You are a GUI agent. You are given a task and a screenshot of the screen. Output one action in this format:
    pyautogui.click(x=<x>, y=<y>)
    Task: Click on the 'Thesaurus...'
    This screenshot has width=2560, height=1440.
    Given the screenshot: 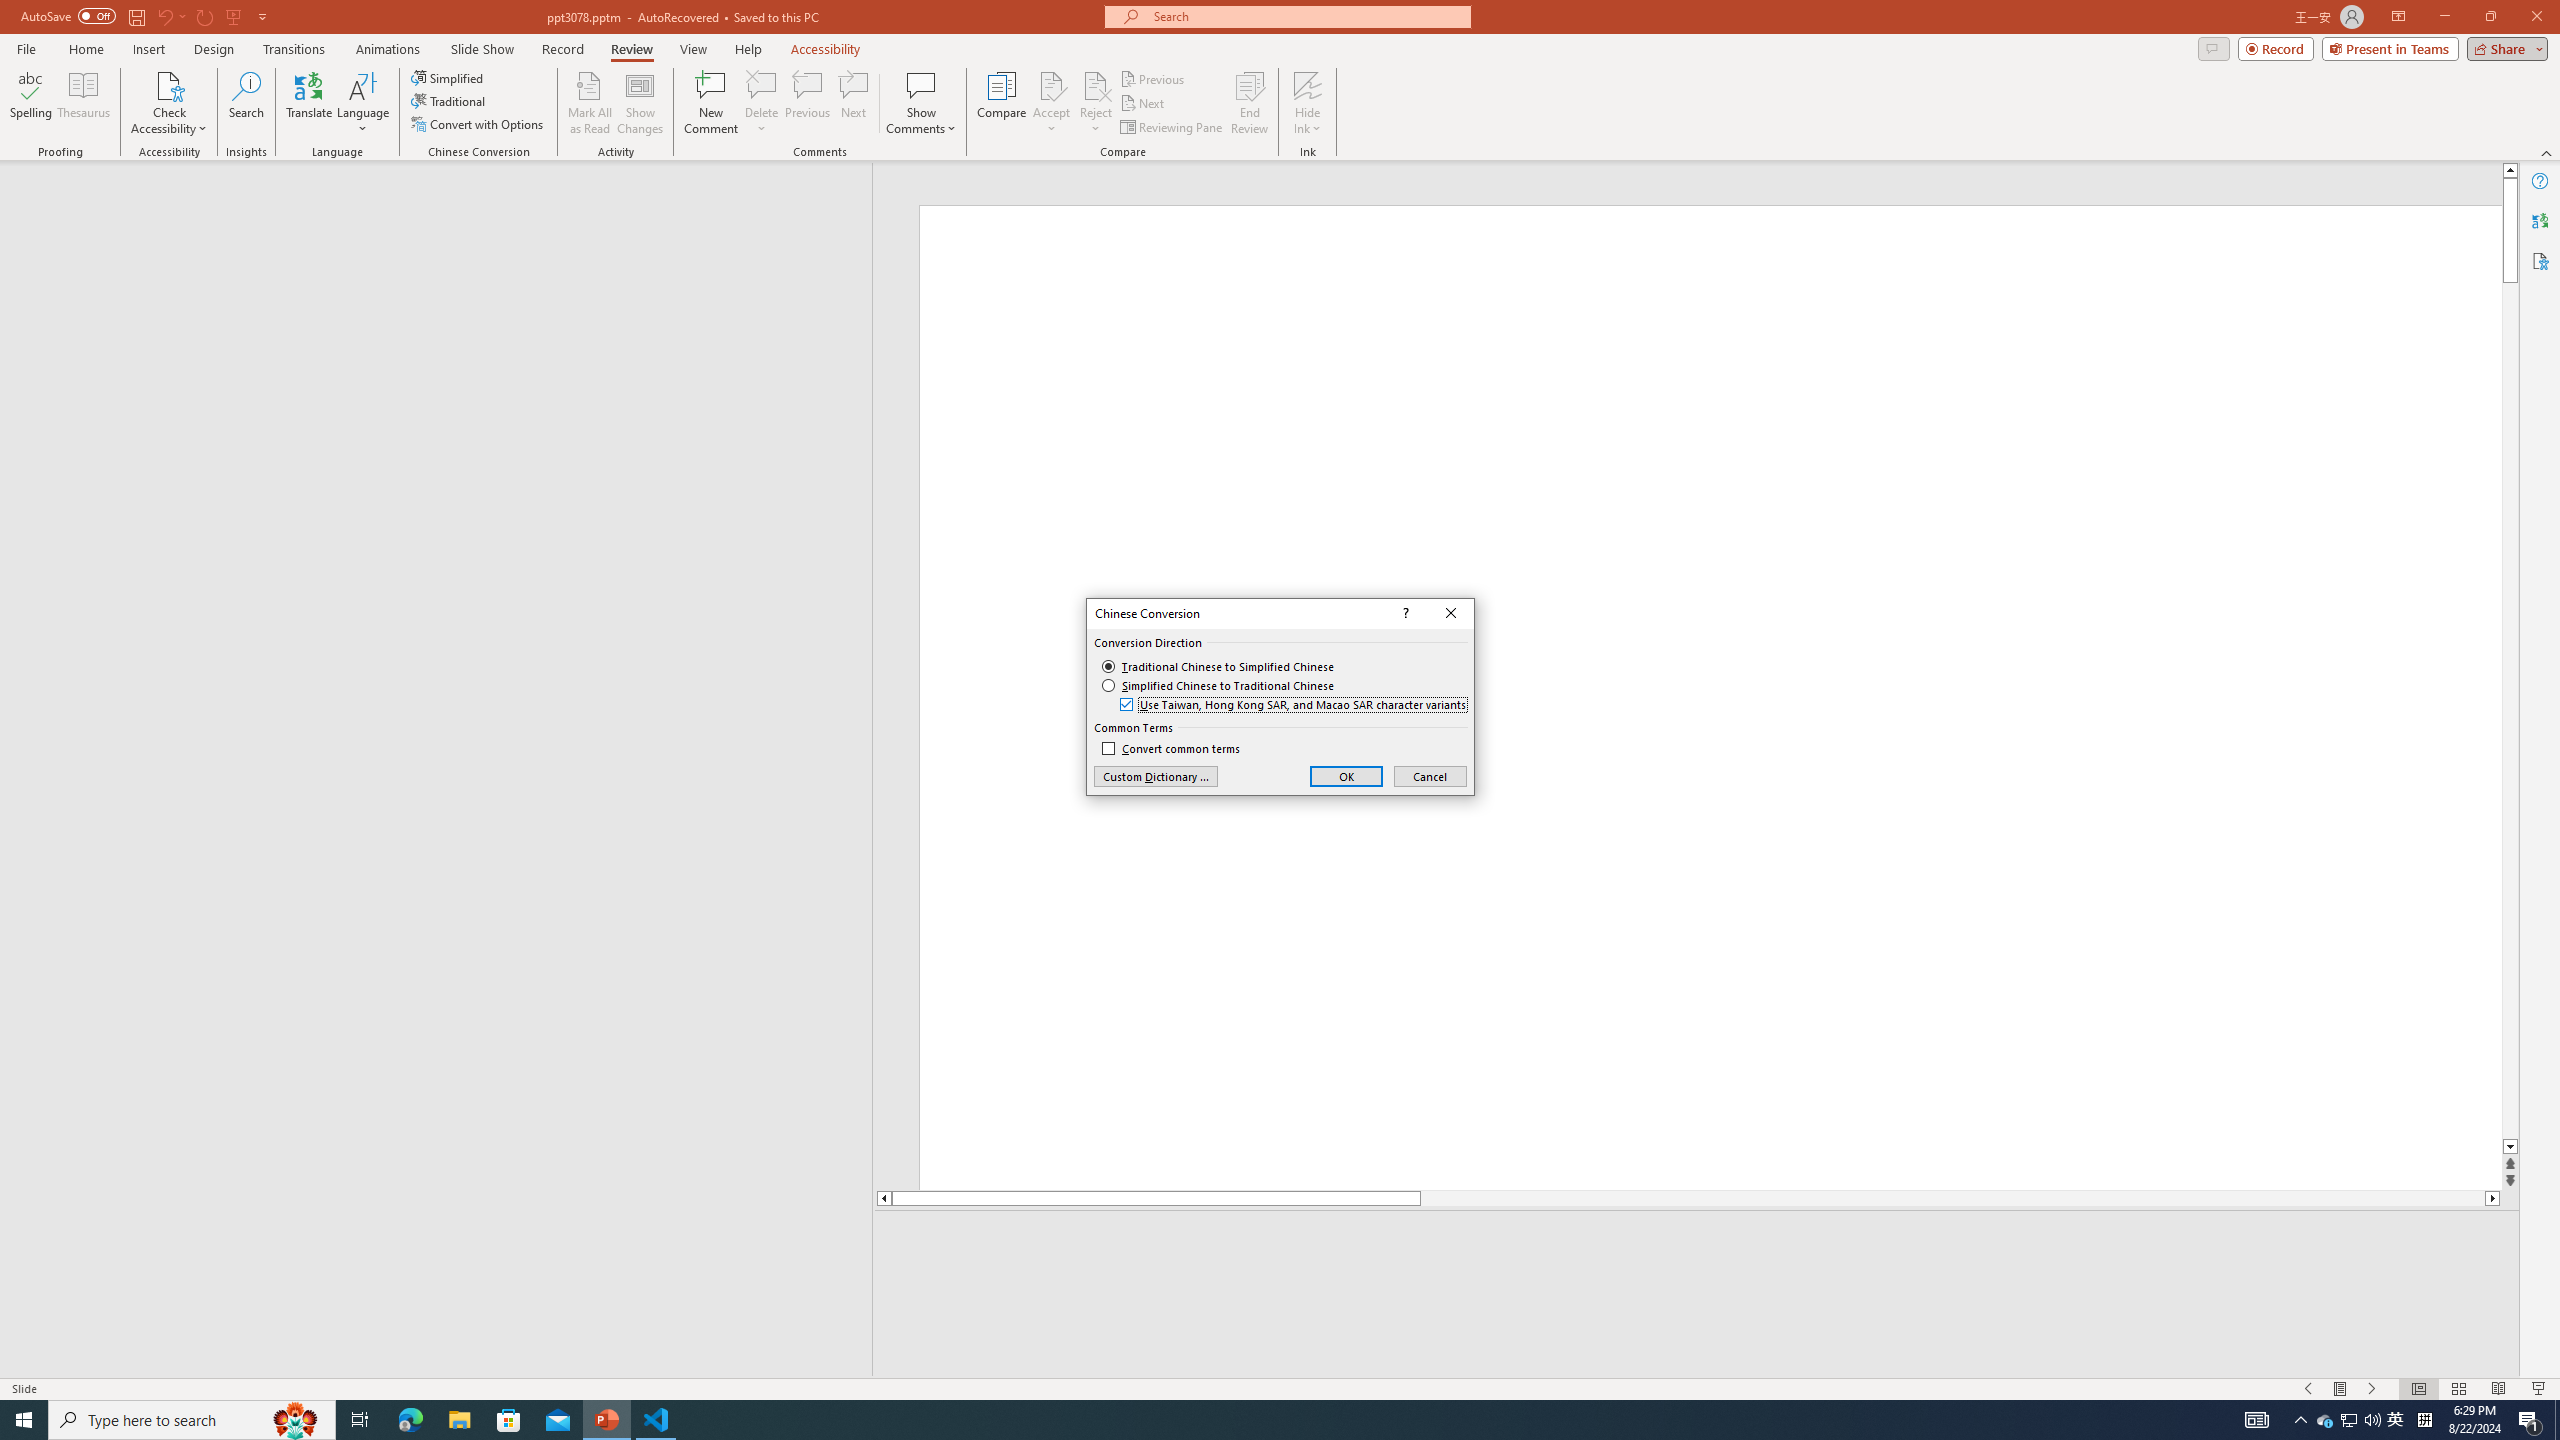 What is the action you would take?
    pyautogui.click(x=82, y=103)
    